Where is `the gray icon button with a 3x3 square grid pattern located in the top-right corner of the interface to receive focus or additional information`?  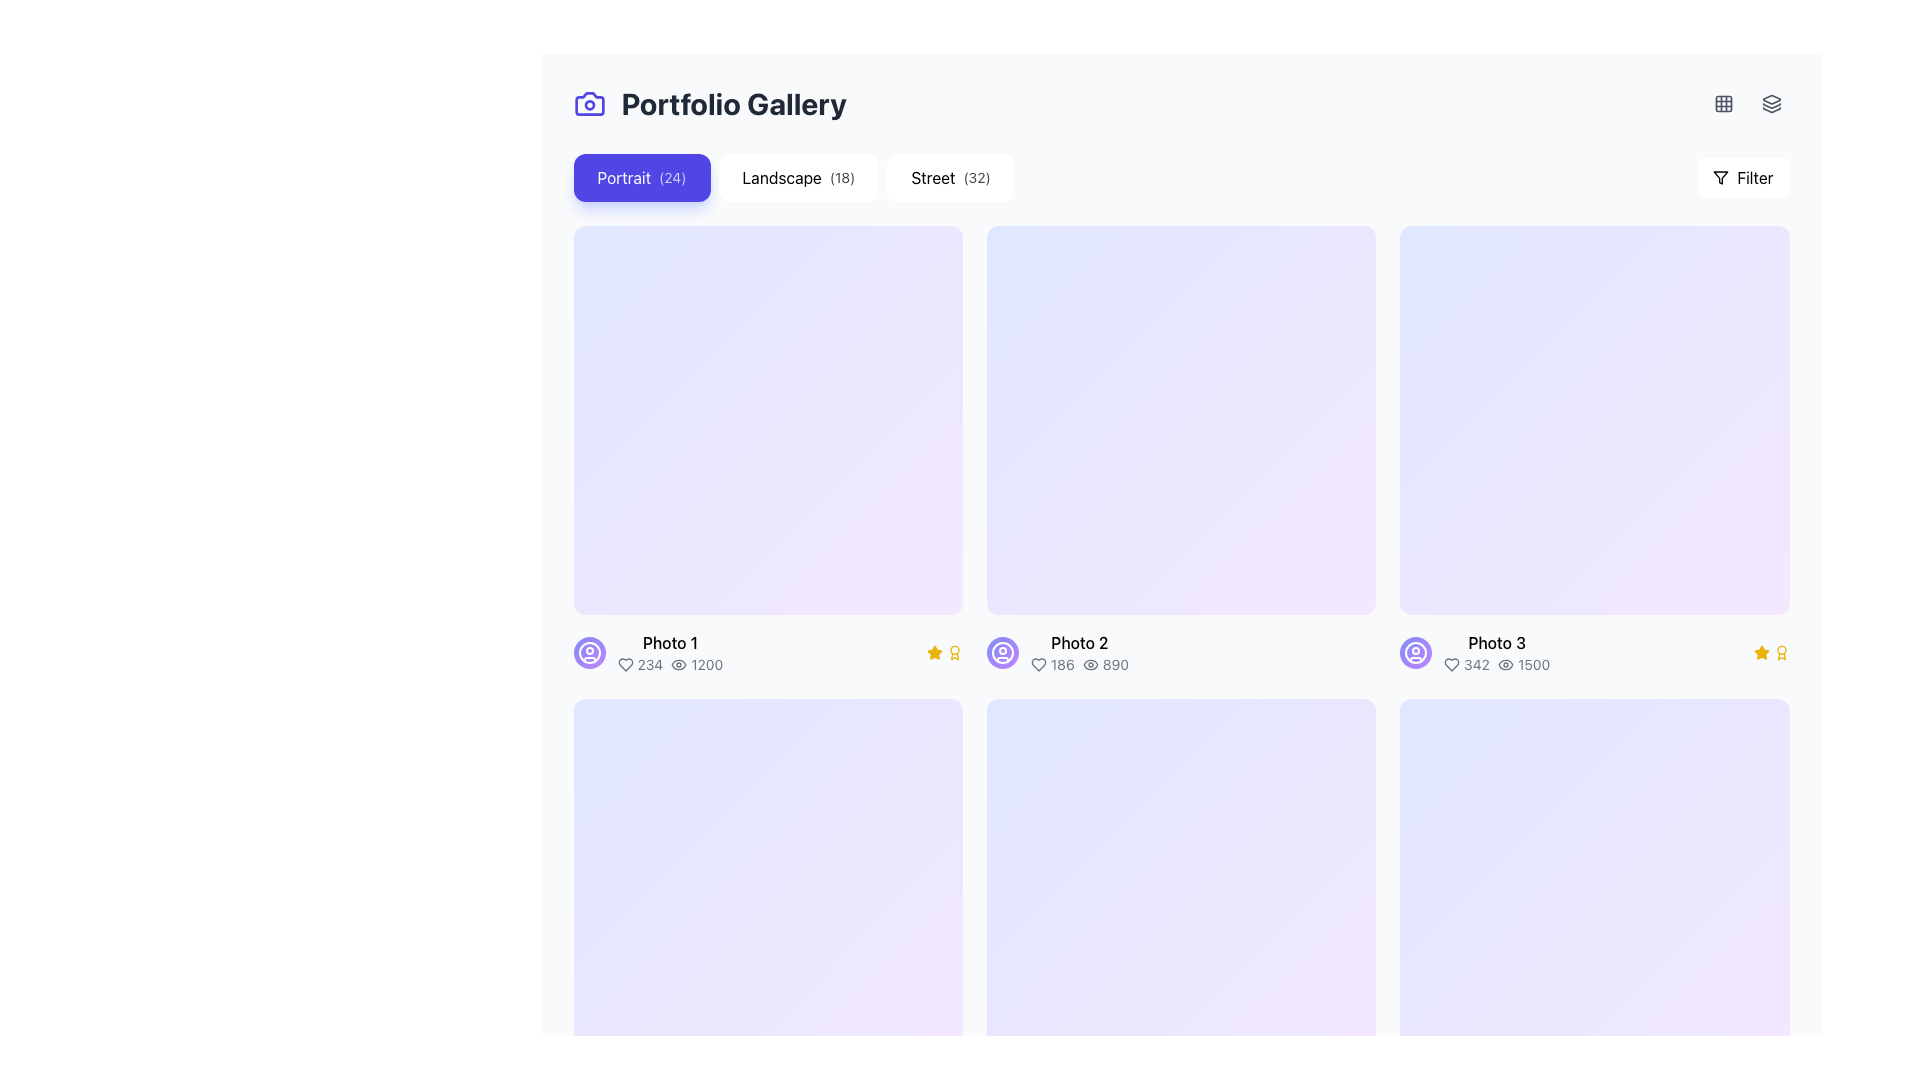
the gray icon button with a 3x3 square grid pattern located in the top-right corner of the interface to receive focus or additional information is located at coordinates (1722, 104).